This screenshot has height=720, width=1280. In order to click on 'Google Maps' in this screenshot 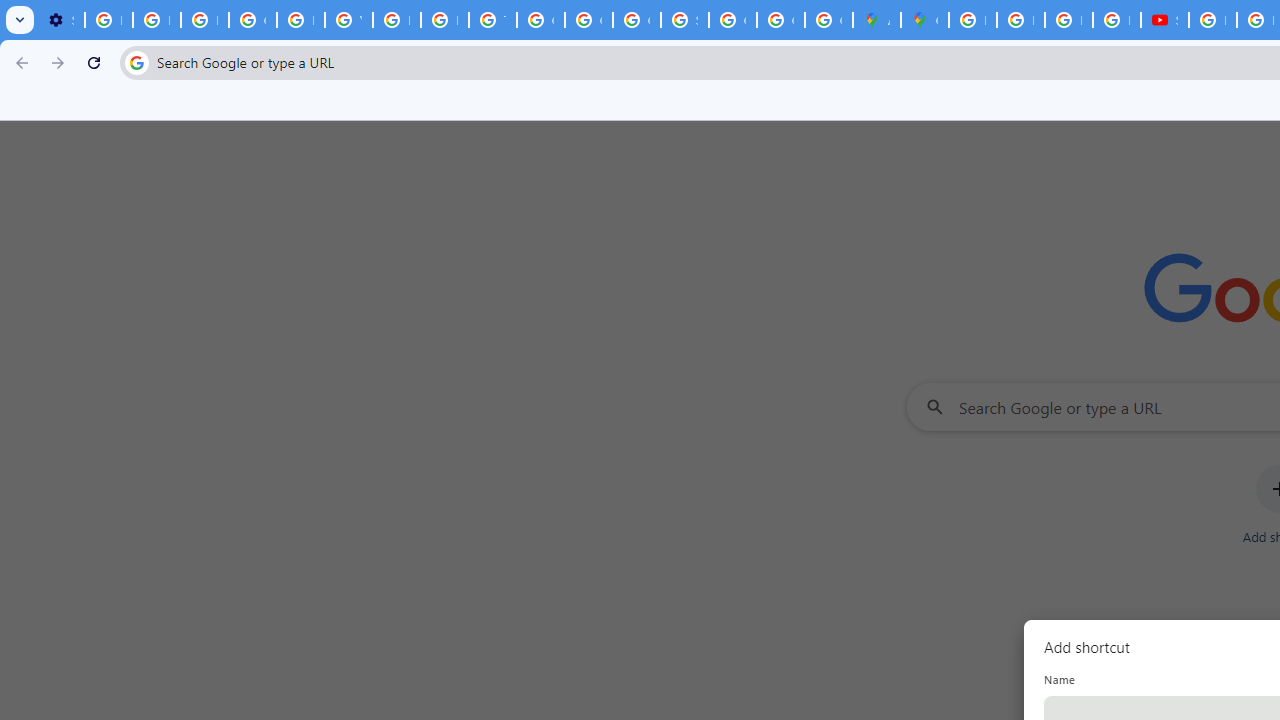, I will do `click(923, 20)`.